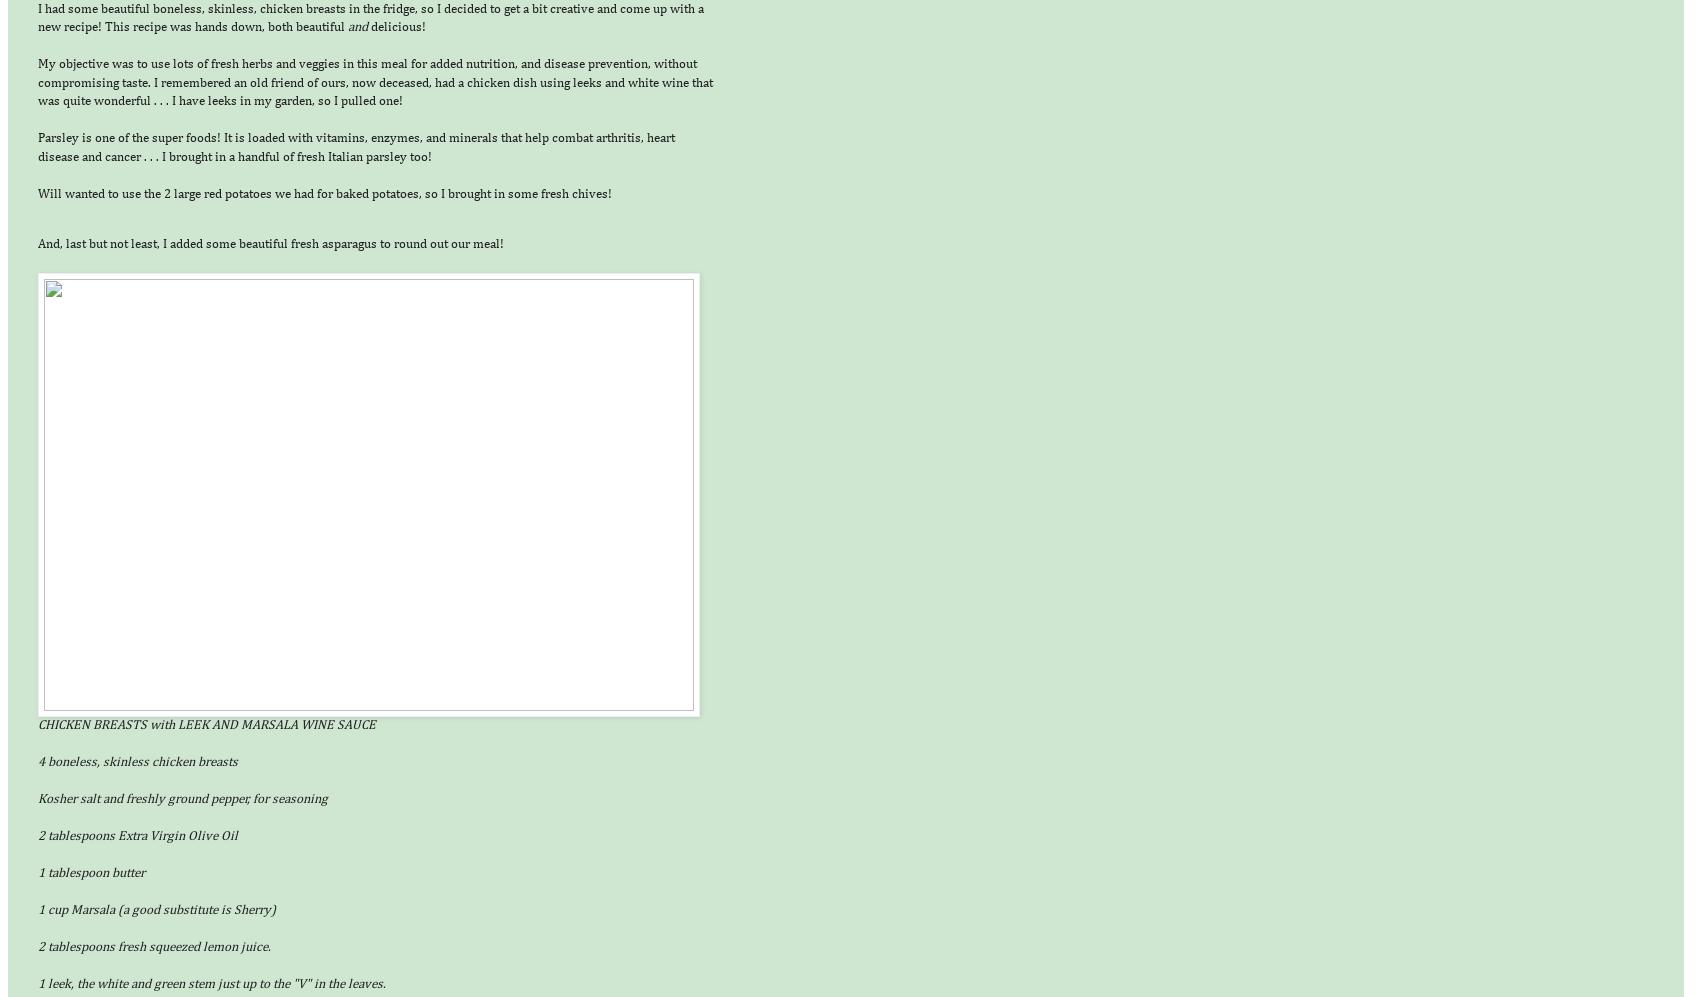 The image size is (1700, 997). Describe the element at coordinates (210, 983) in the screenshot. I see `'1 leek, the white and green stem just up to the "V" in the leaves.'` at that location.